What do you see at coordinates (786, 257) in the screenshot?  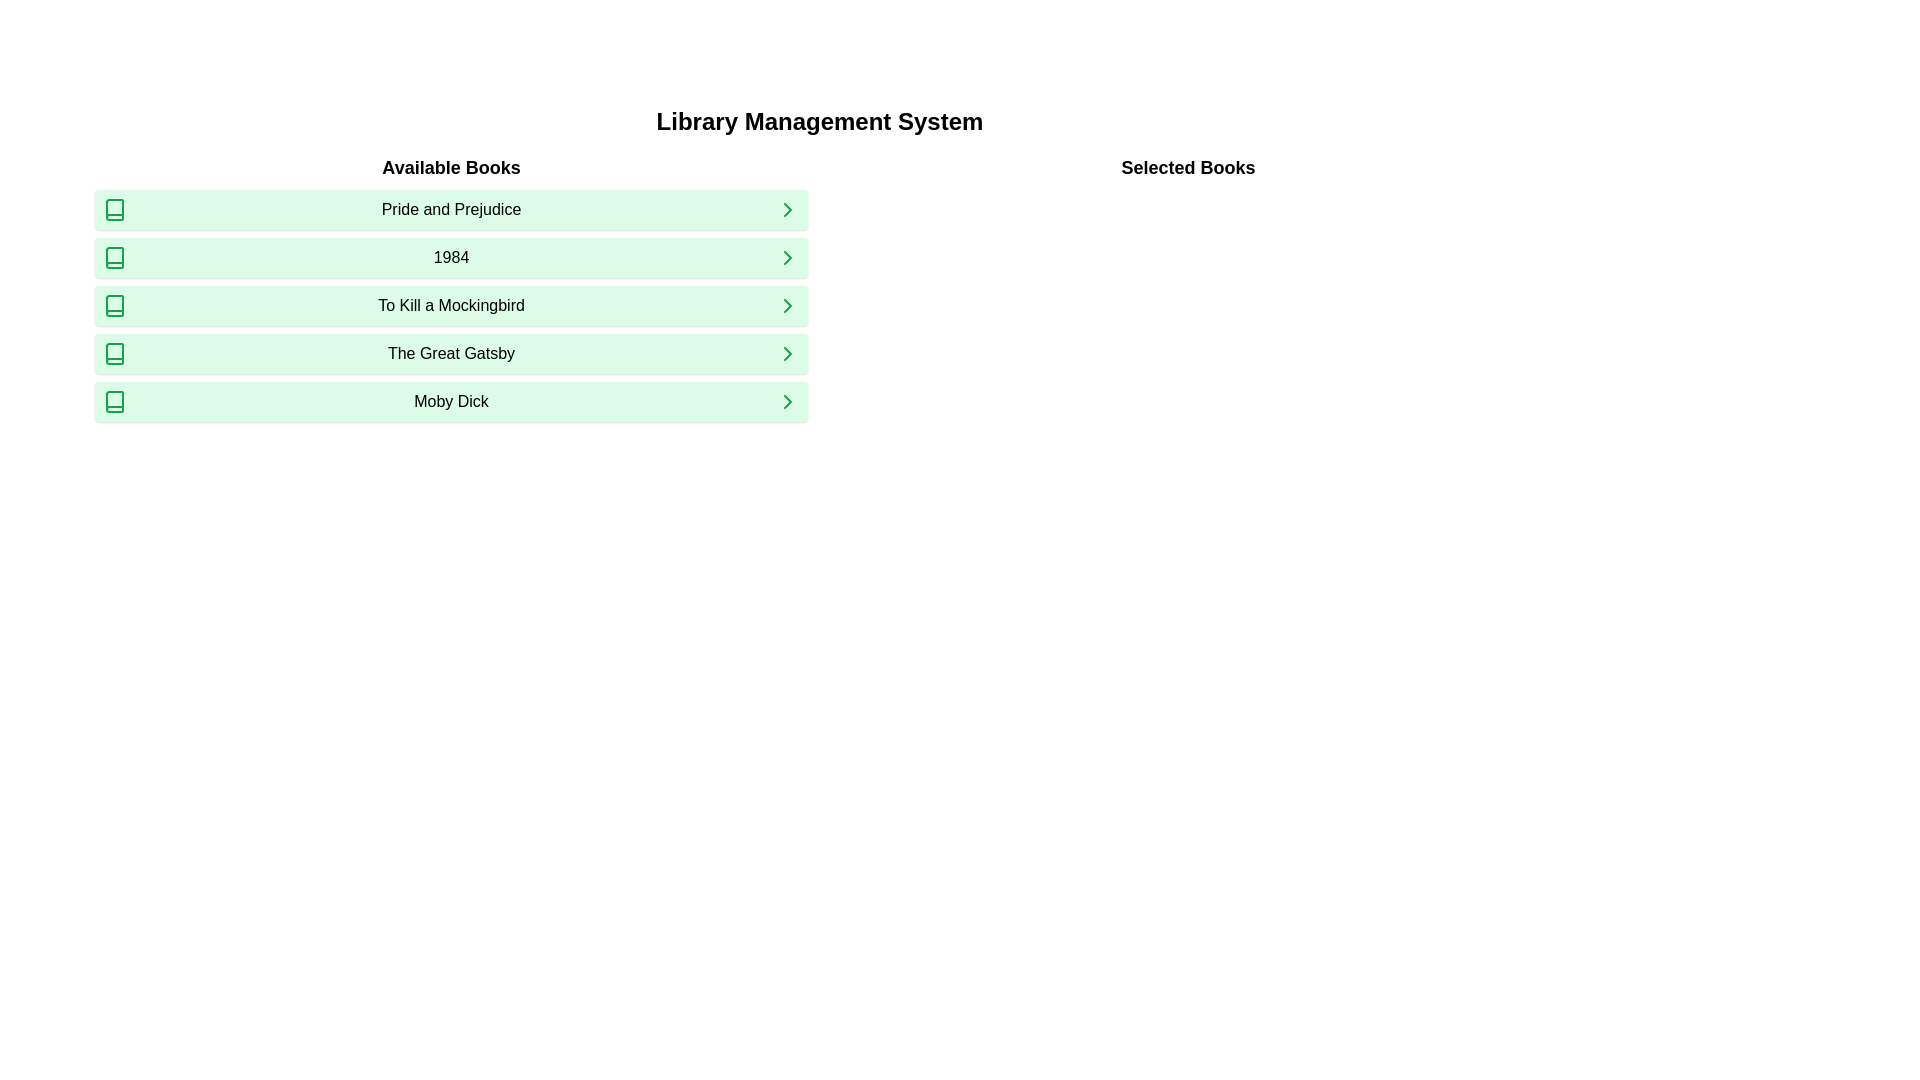 I see `the green Chevron icon located at the far right end of the '1984' list item in the 'Available Books' section` at bounding box center [786, 257].